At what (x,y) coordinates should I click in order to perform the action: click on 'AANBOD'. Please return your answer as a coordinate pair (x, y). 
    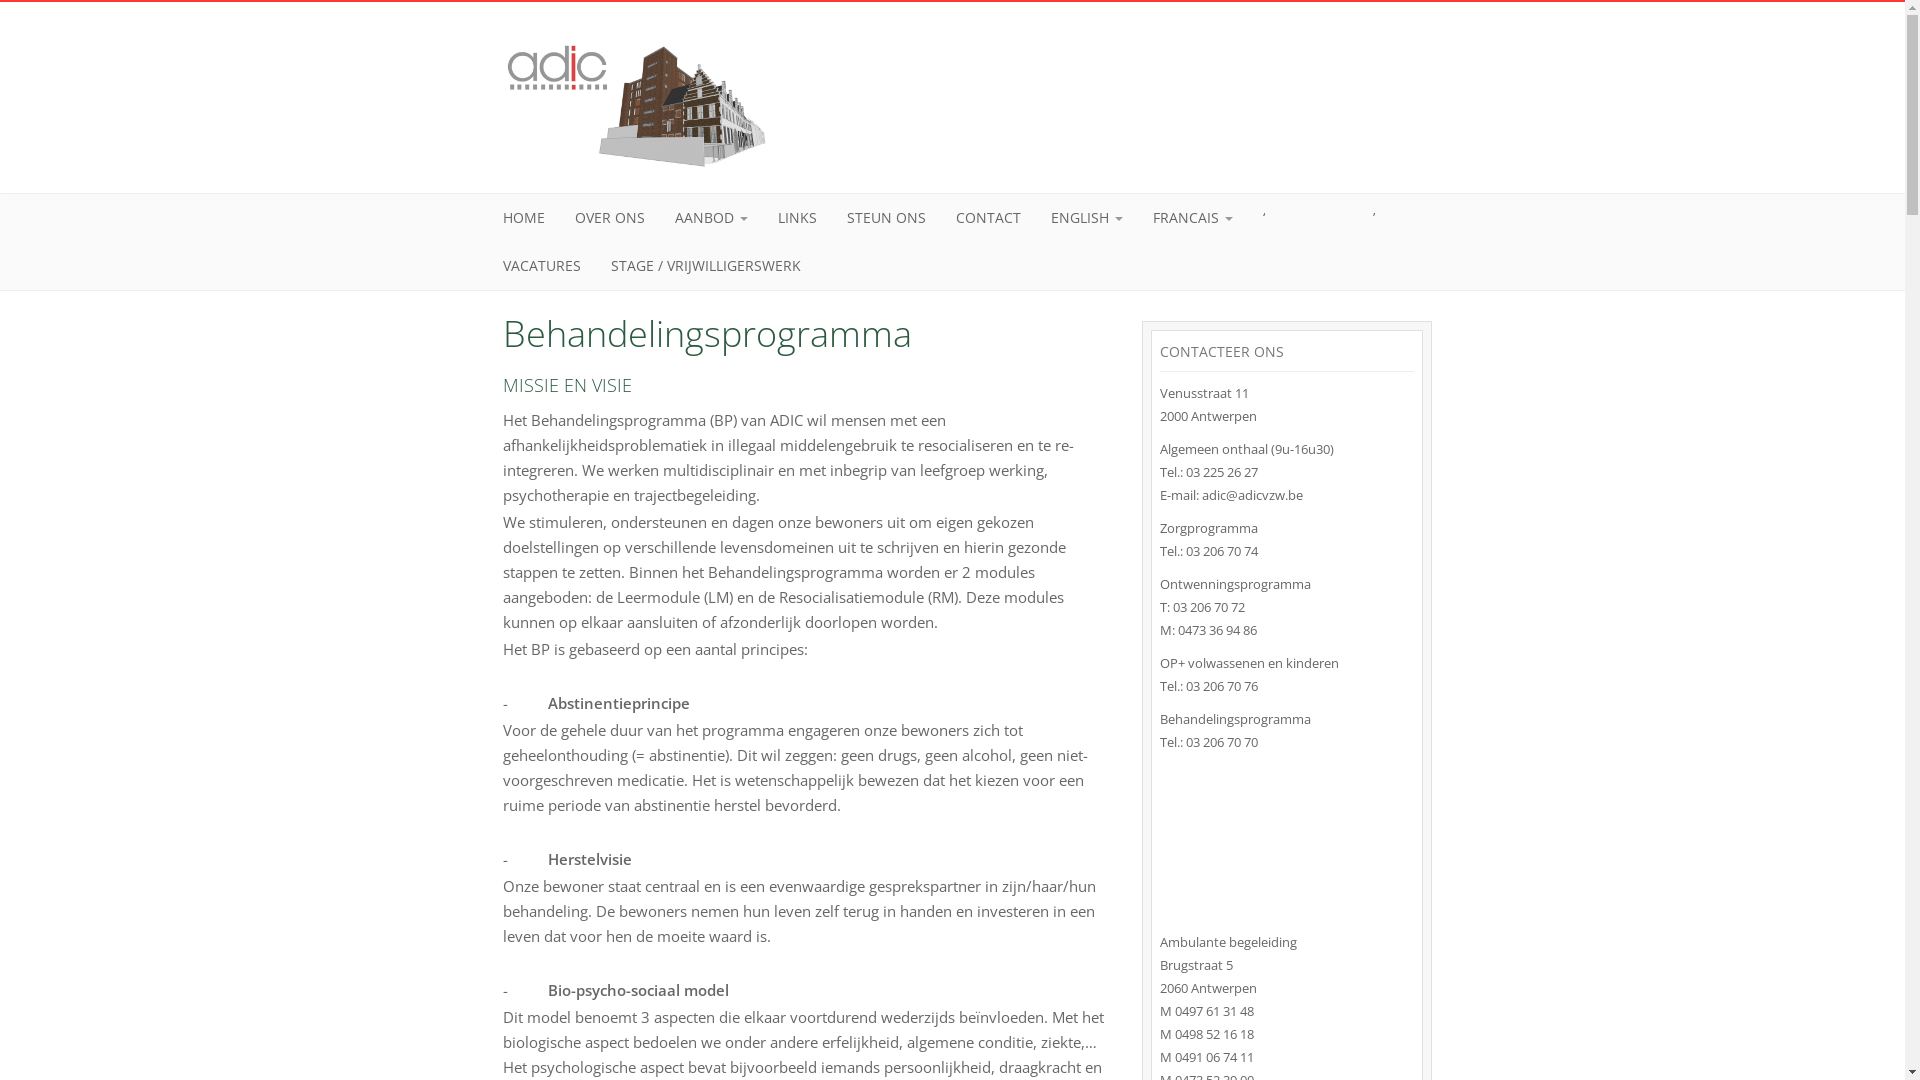
    Looking at the image, I should click on (711, 218).